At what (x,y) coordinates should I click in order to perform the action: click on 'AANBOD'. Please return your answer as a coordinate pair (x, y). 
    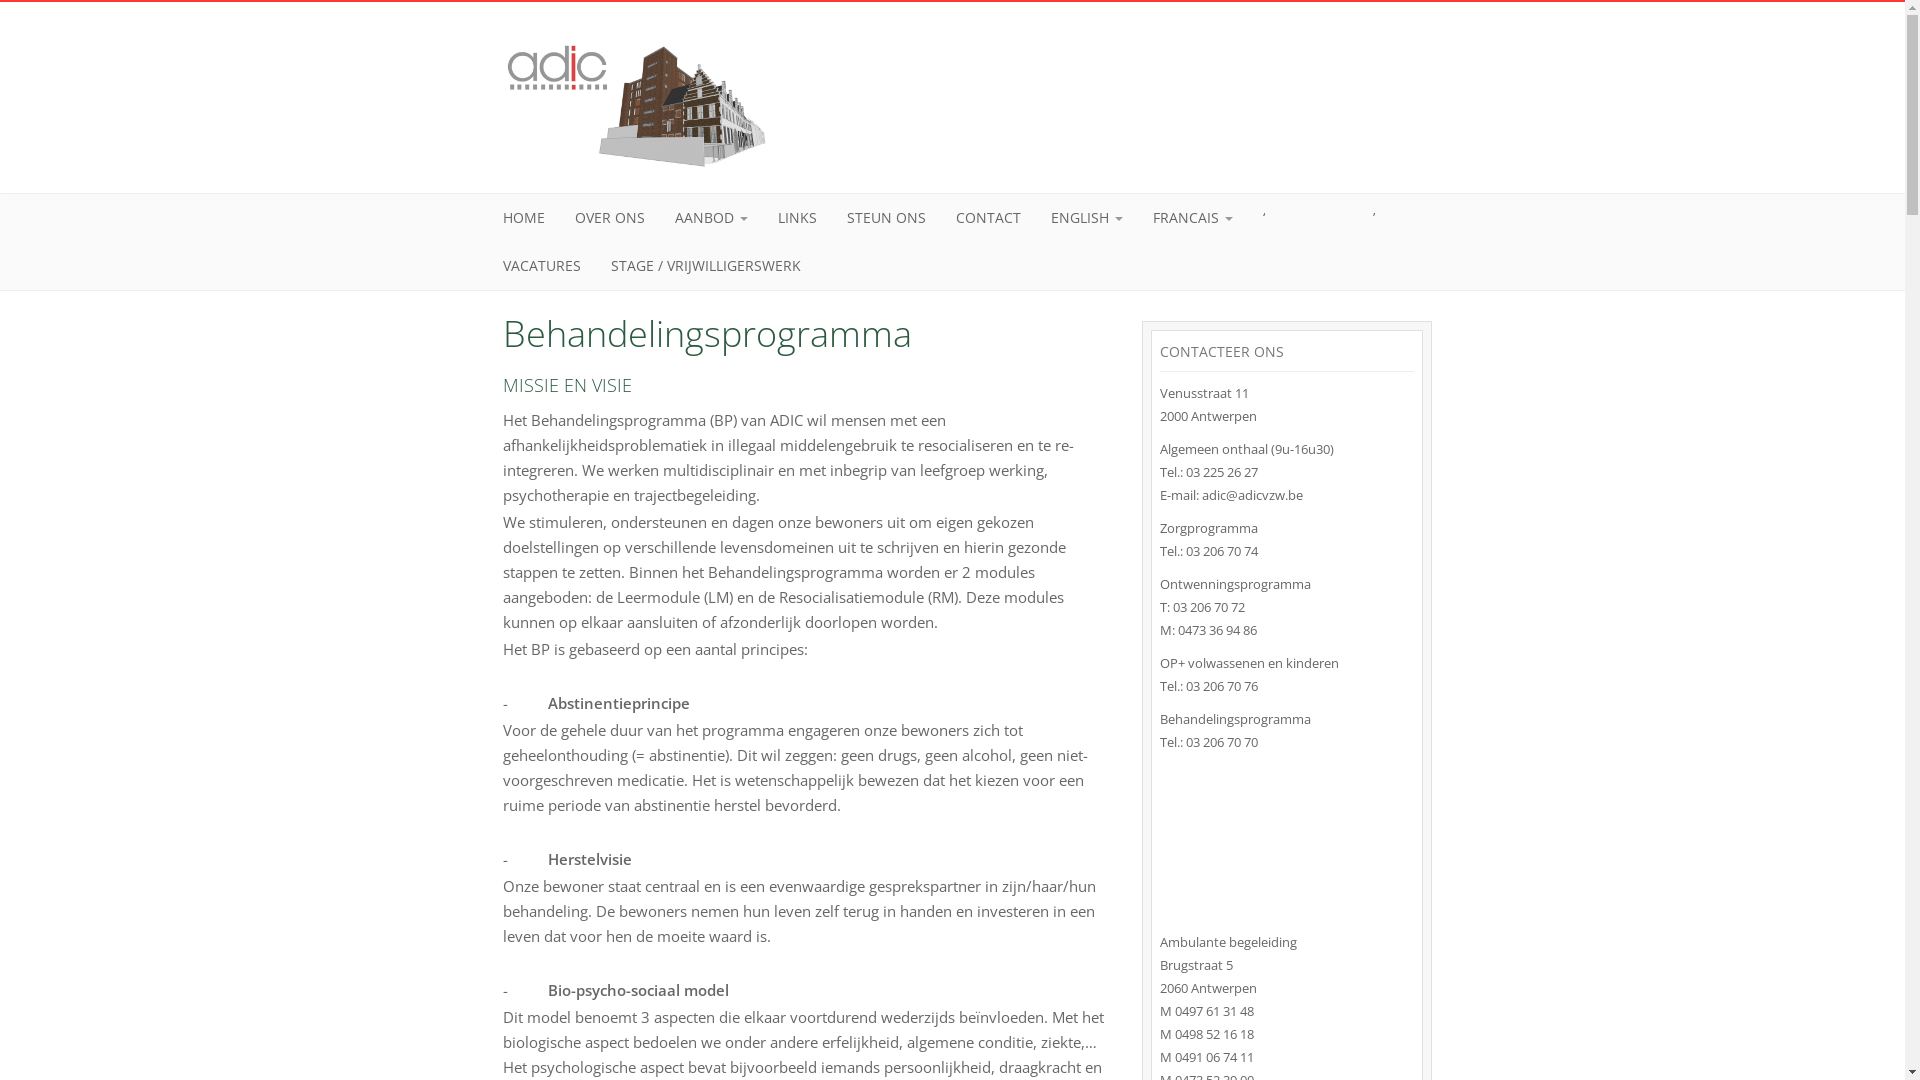
    Looking at the image, I should click on (711, 218).